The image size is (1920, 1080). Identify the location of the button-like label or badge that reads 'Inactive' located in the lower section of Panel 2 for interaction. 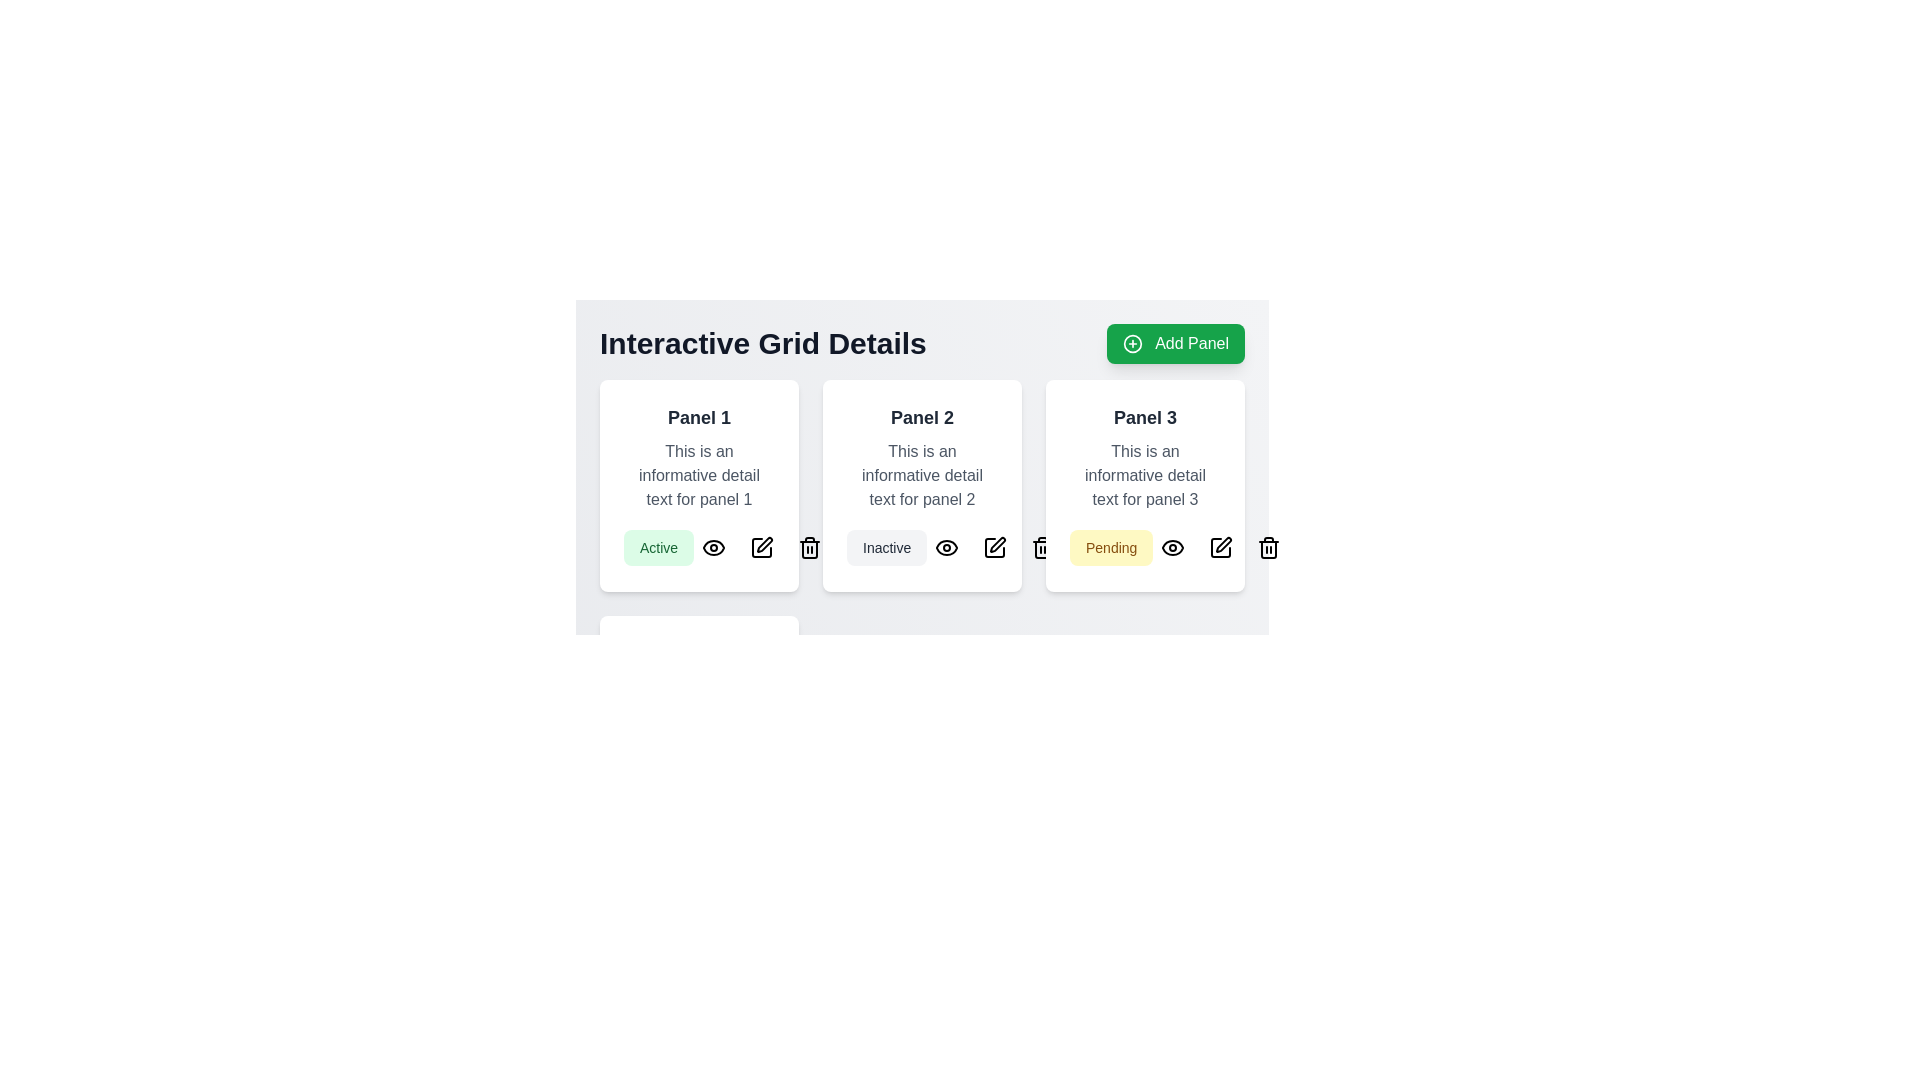
(886, 547).